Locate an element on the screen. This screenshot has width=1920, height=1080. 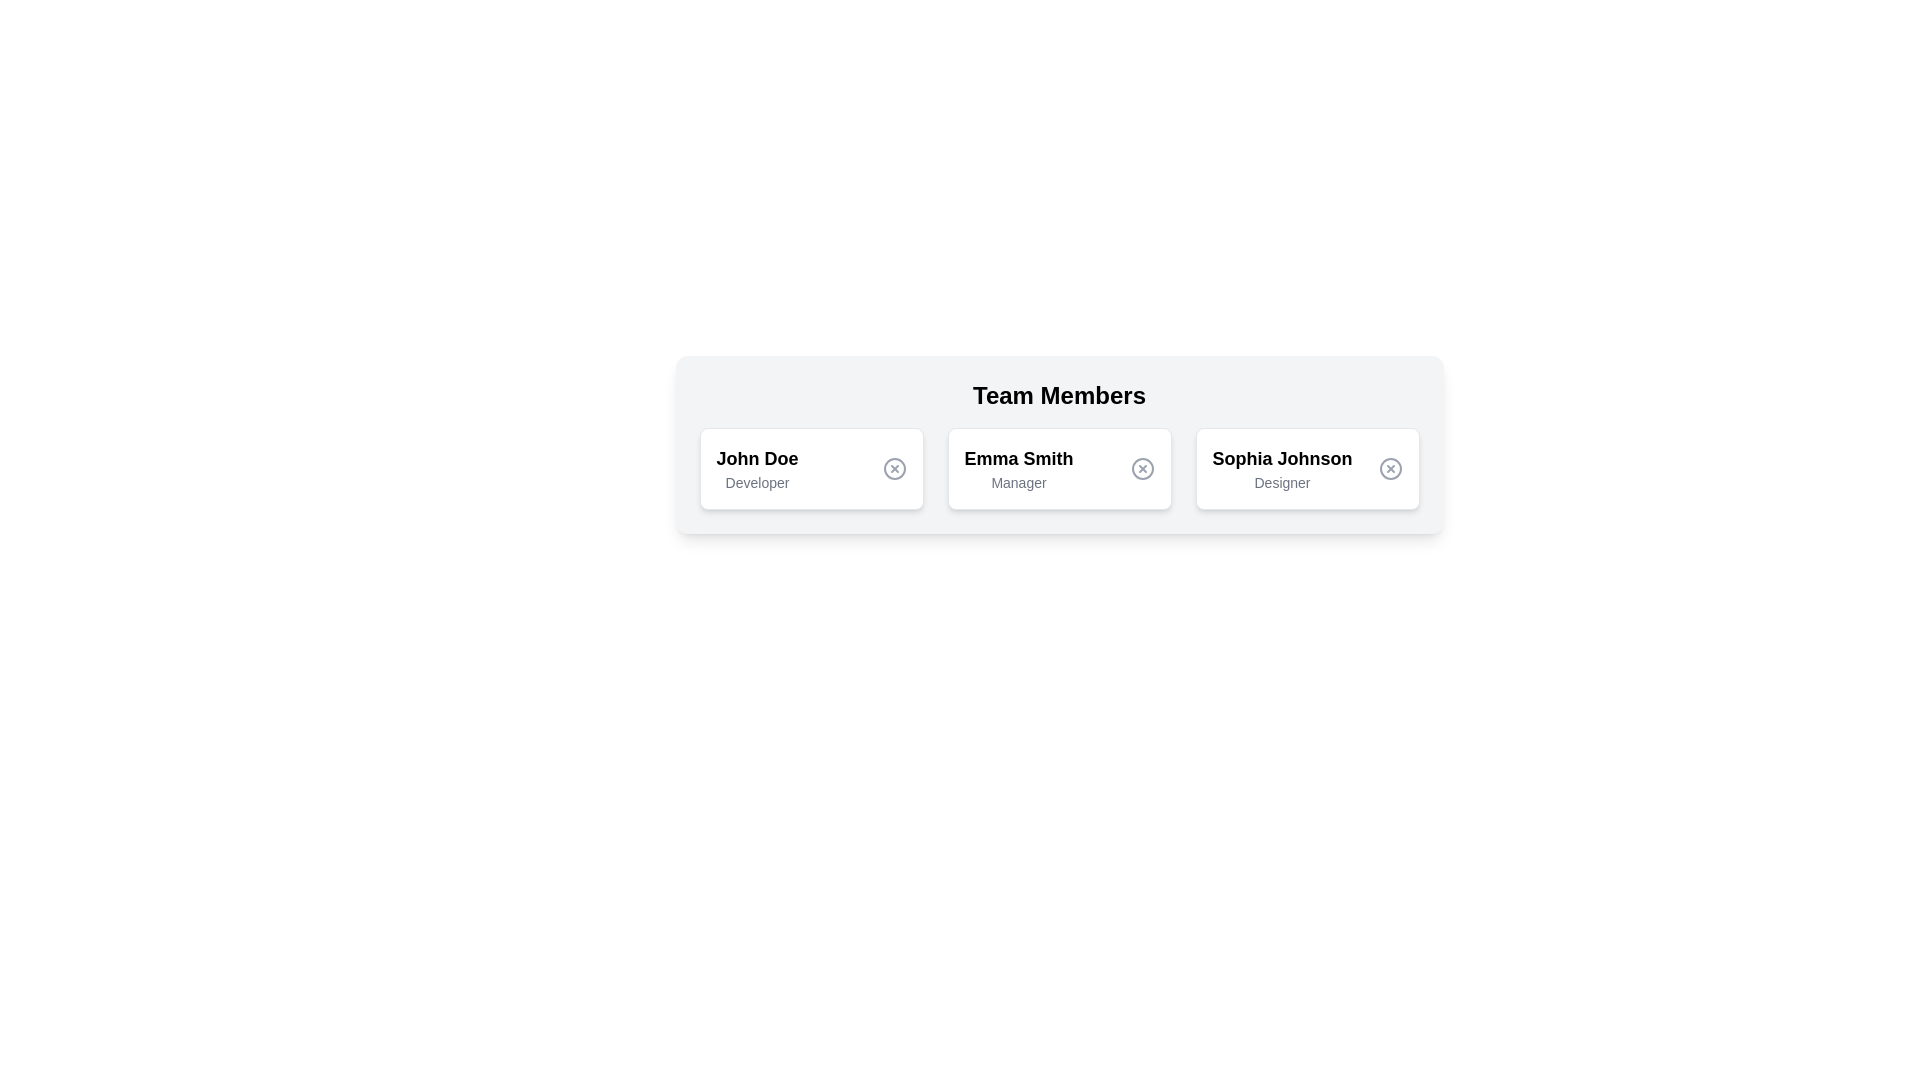
the icon of the profile card corresponding to Emma Smith is located at coordinates (1142, 469).